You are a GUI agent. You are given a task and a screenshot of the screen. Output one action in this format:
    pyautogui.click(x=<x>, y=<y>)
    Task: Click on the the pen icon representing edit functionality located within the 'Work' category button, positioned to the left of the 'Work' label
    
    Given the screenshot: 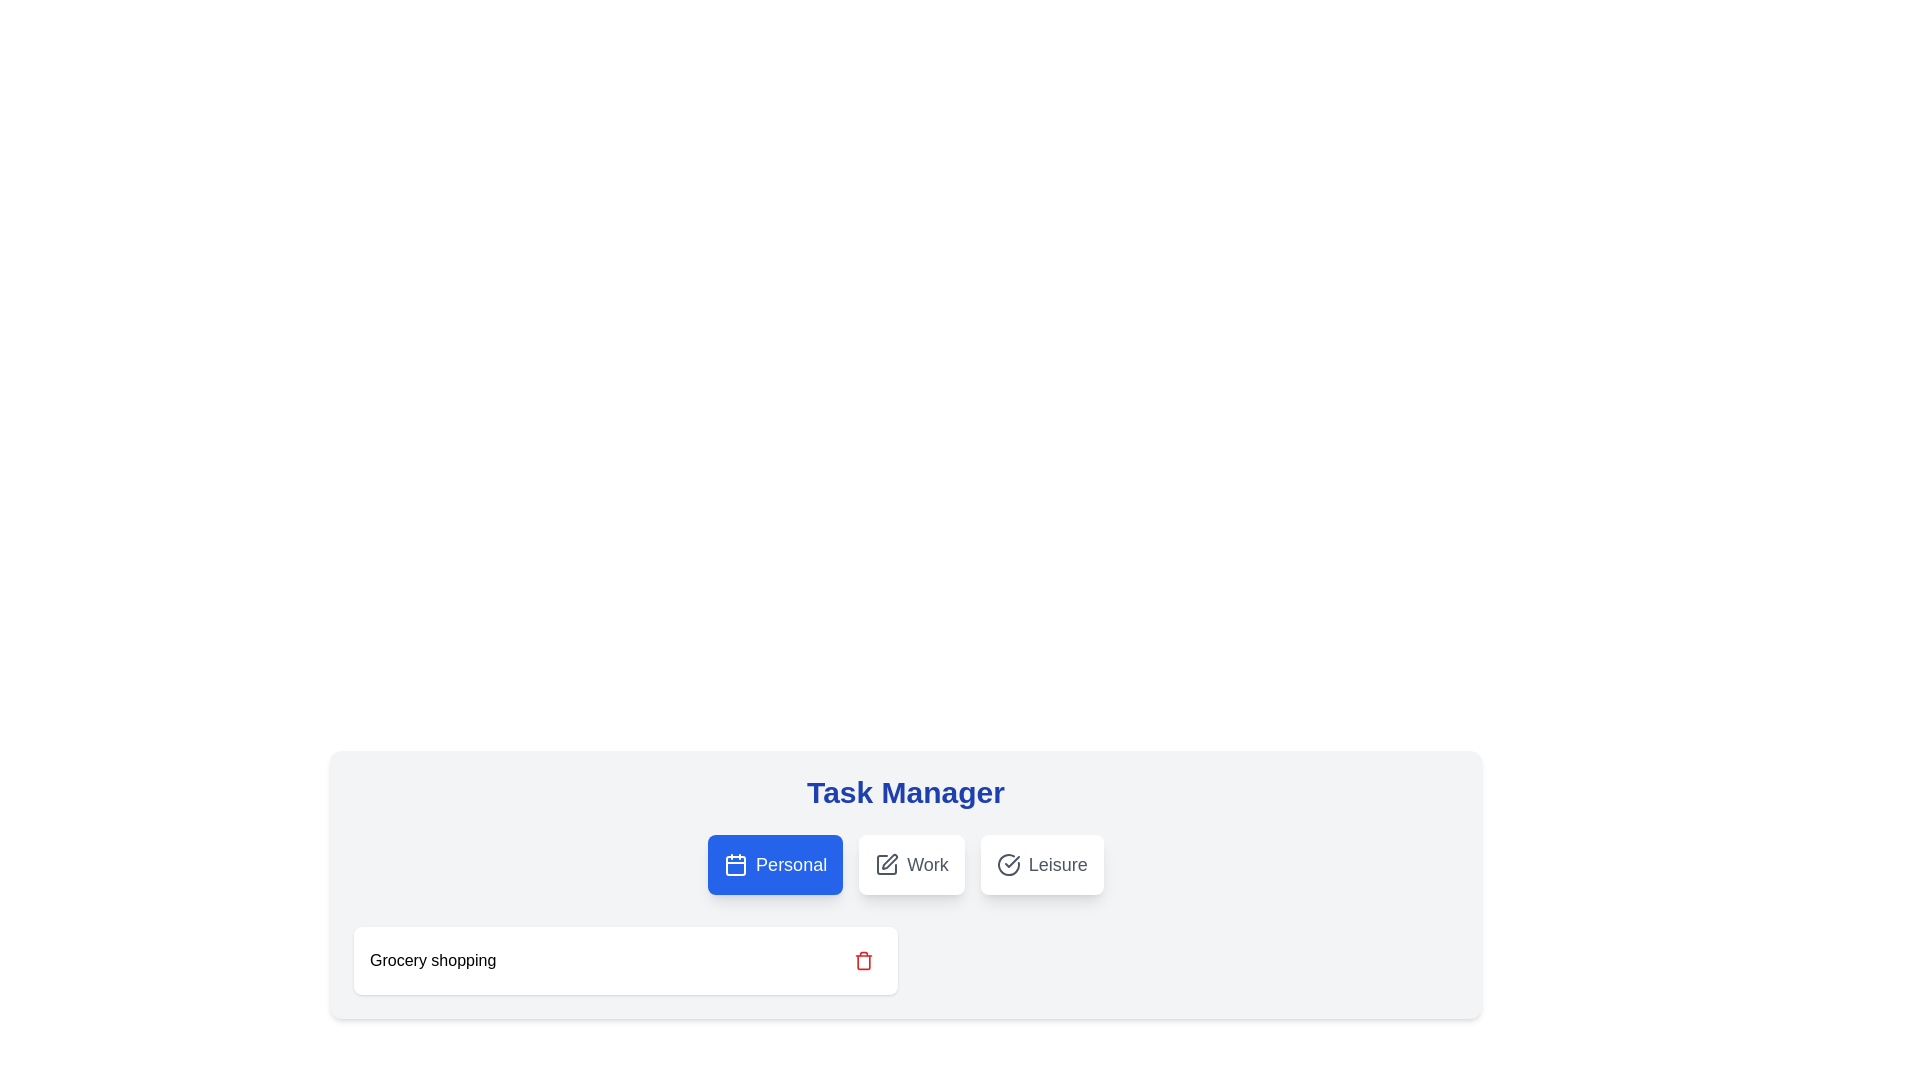 What is the action you would take?
    pyautogui.click(x=886, y=863)
    